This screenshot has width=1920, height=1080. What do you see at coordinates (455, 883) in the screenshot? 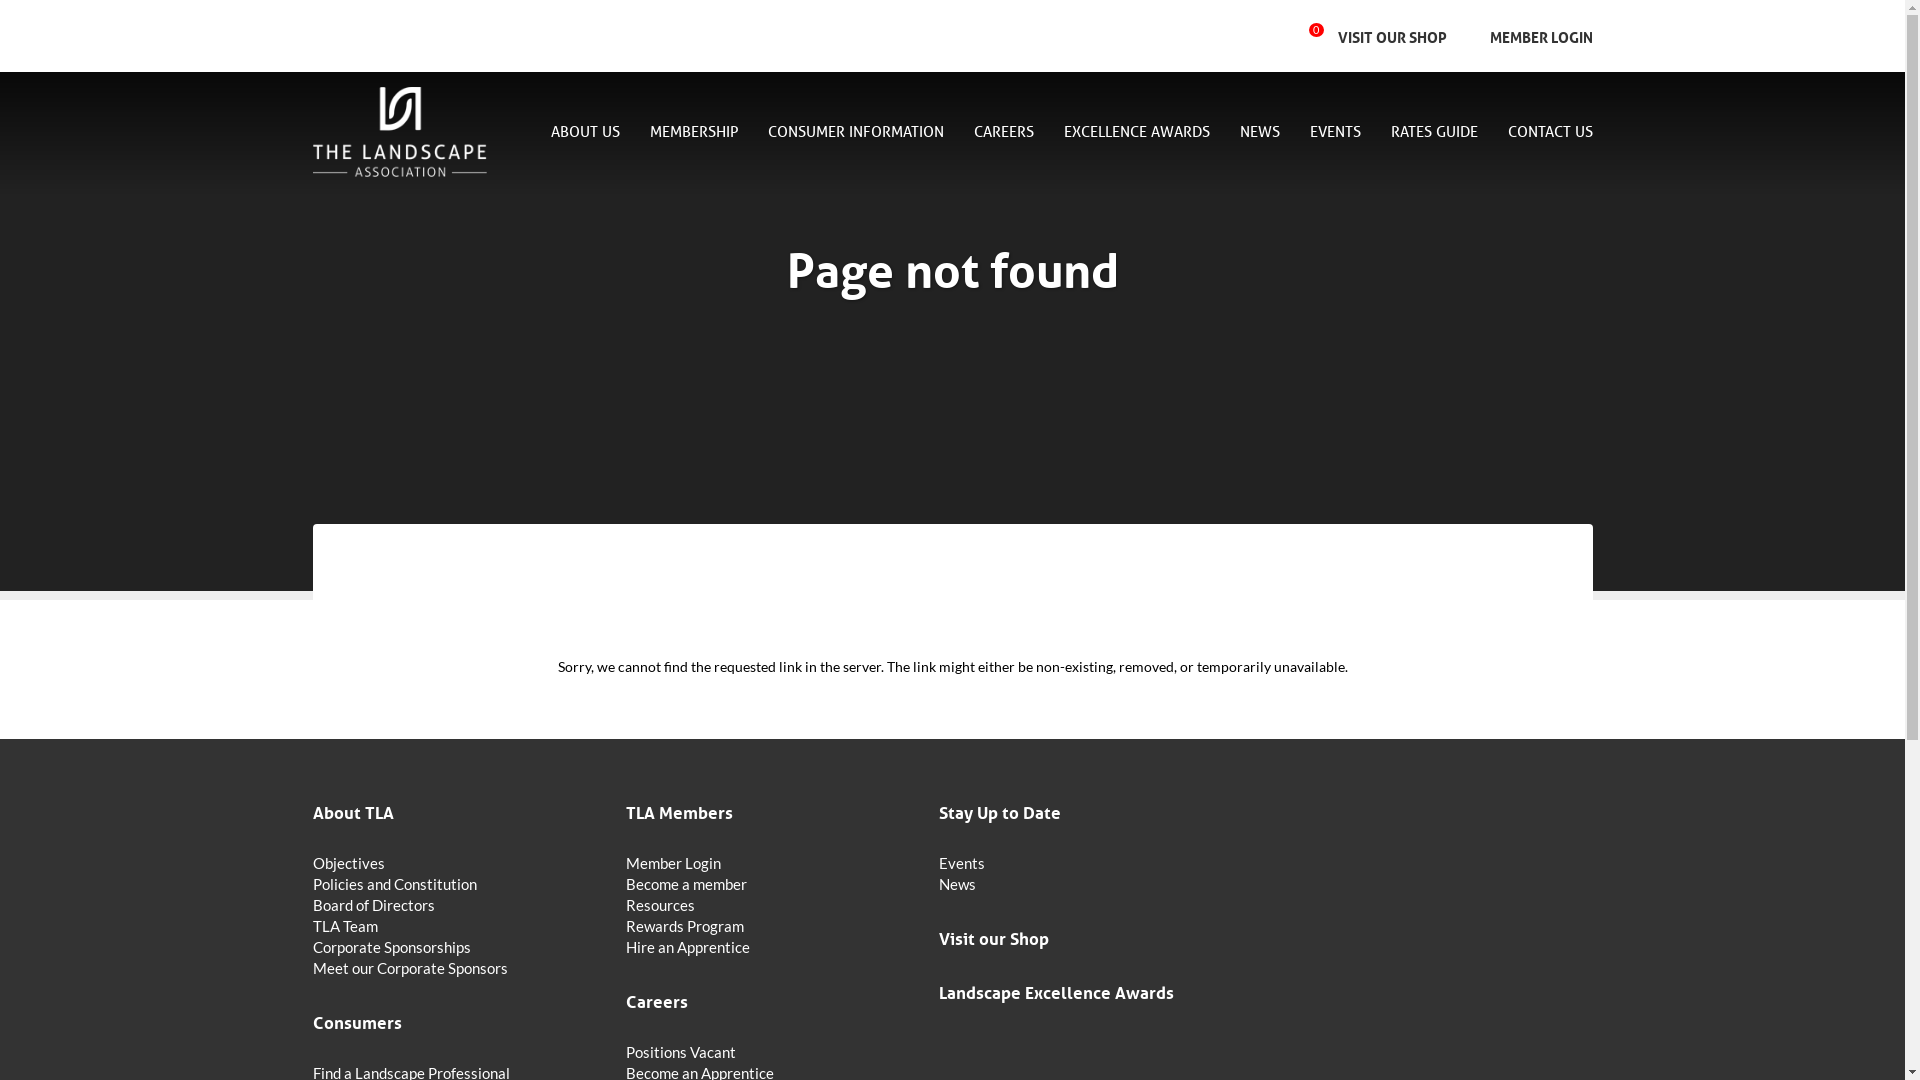
I see `'Policies and Constitution'` at bounding box center [455, 883].